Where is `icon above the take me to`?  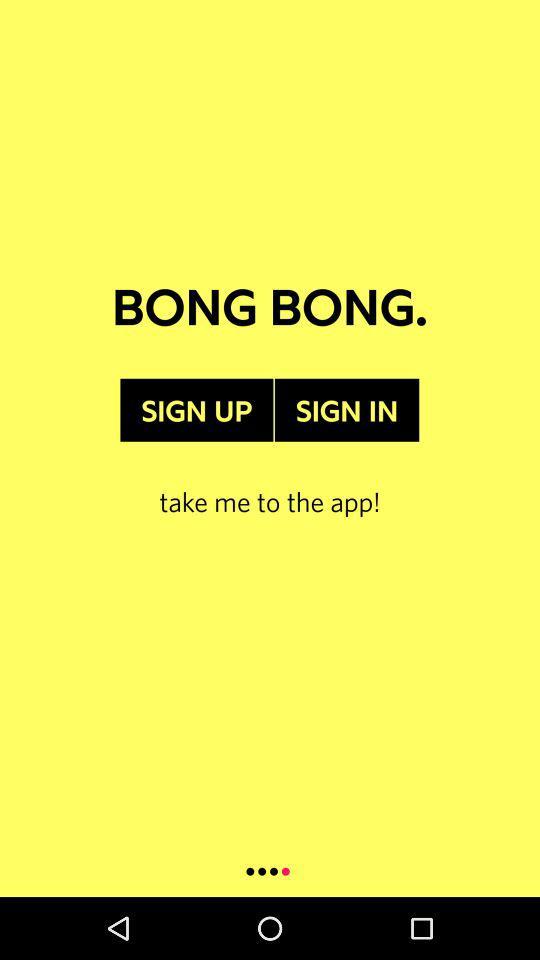 icon above the take me to is located at coordinates (196, 409).